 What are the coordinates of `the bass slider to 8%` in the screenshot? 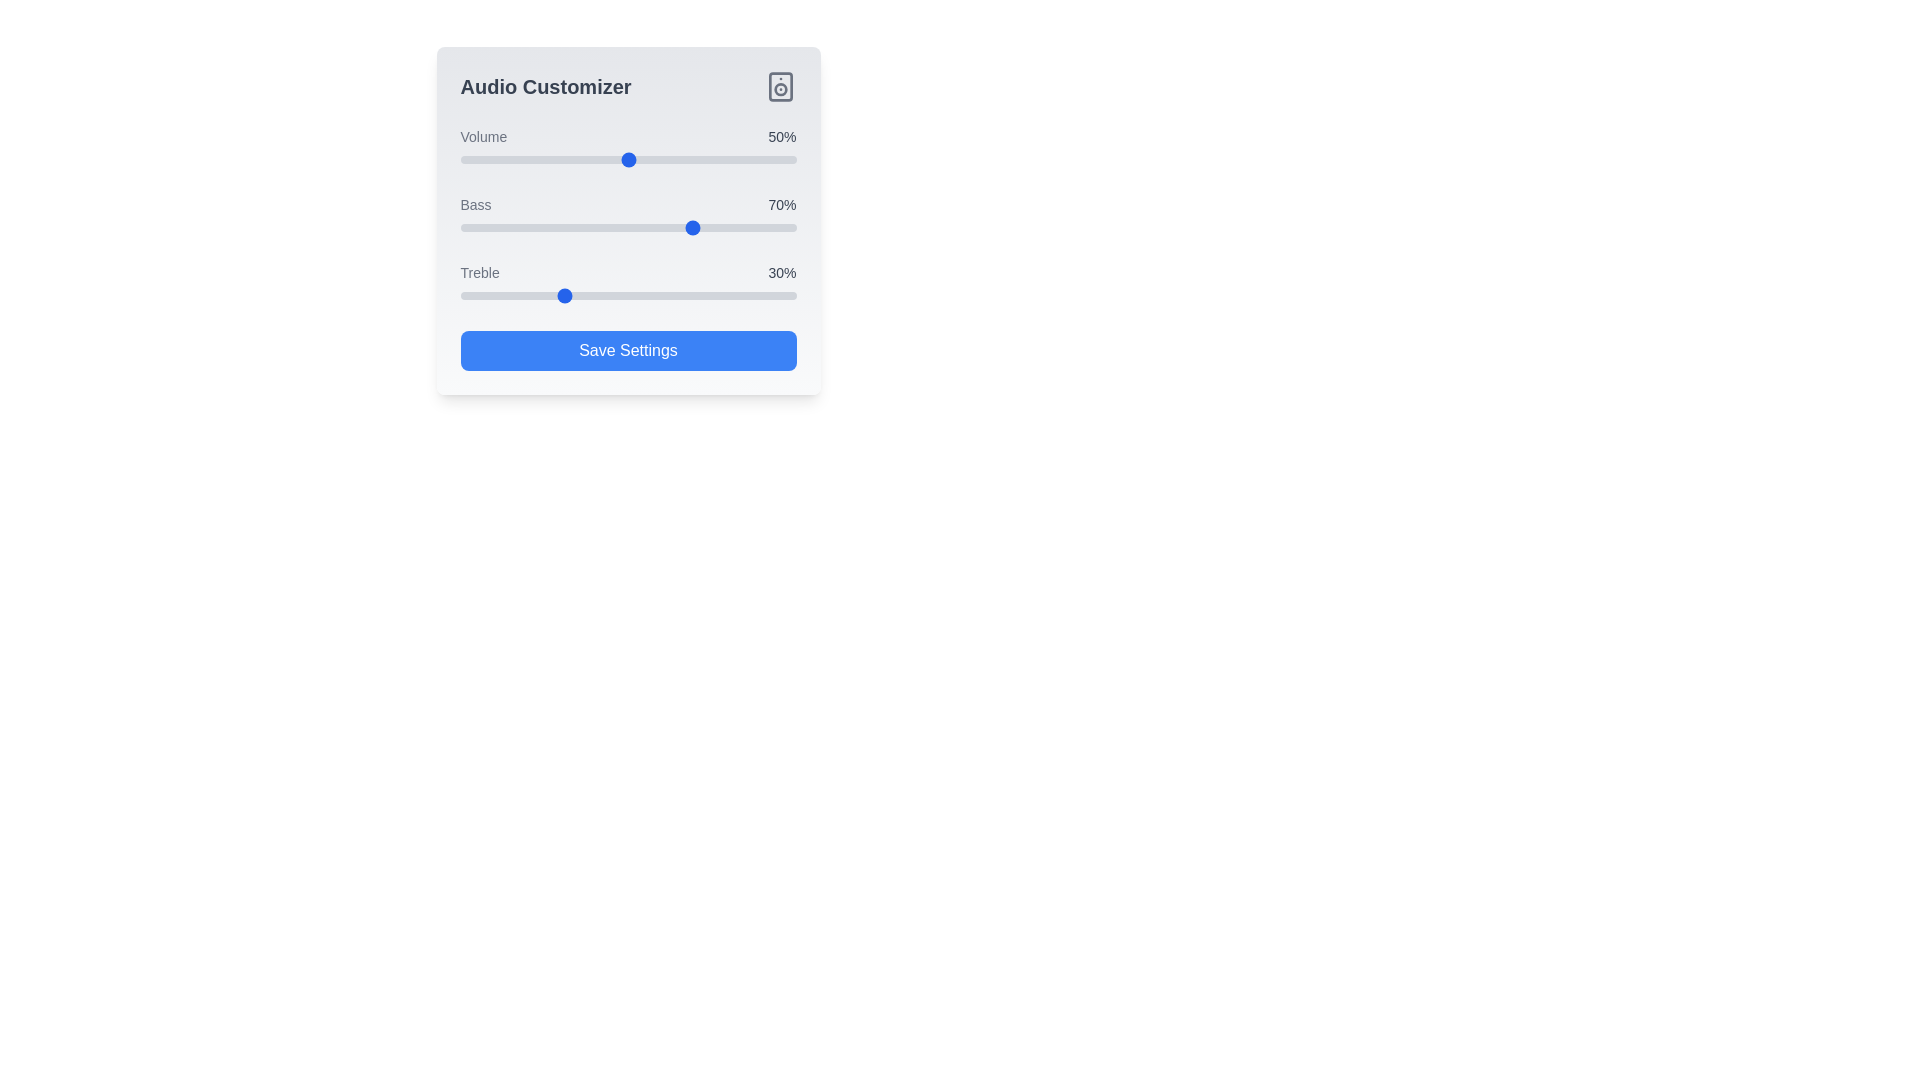 It's located at (487, 226).